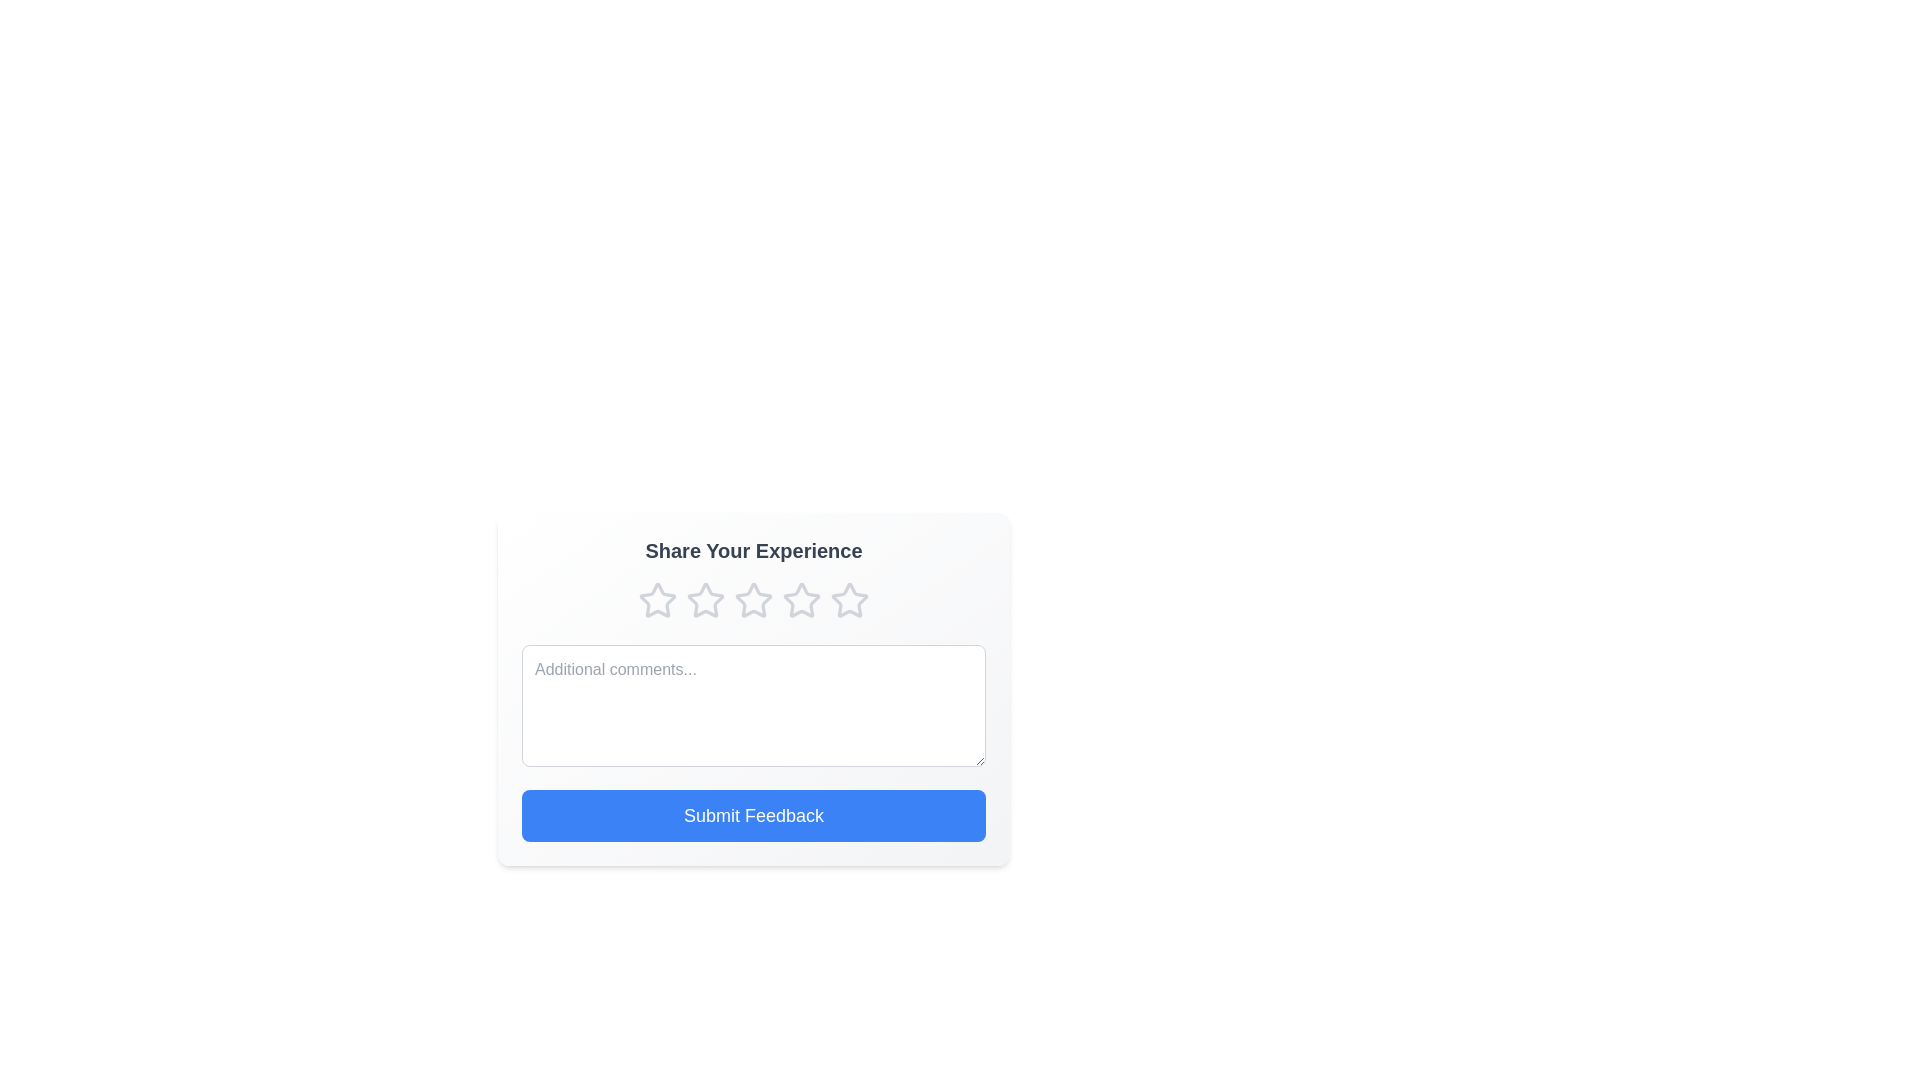 The height and width of the screenshot is (1080, 1920). I want to click on the star rating component, which consists of five empty stars styled in light gray, located below the 'Share Your Experience' text in the feedback card, so click(752, 600).